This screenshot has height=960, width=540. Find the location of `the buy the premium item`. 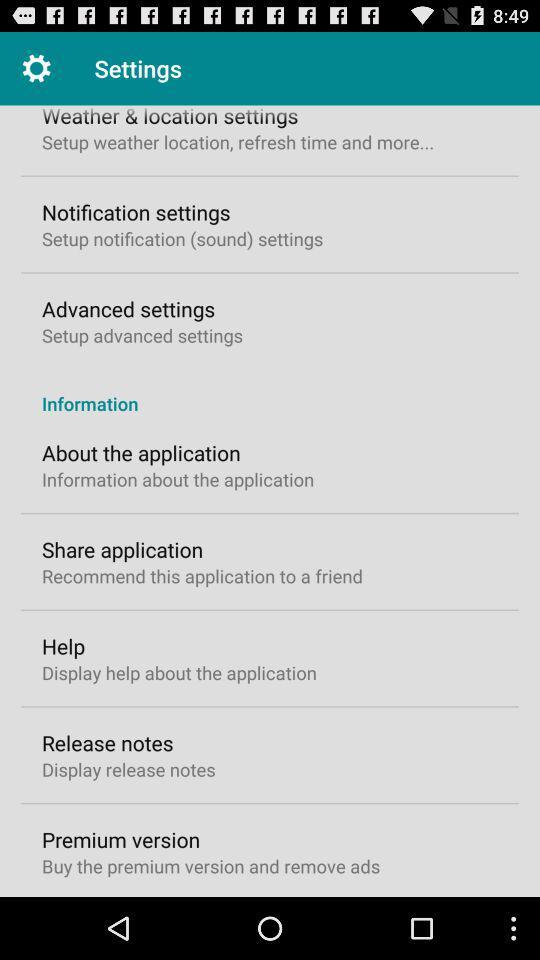

the buy the premium item is located at coordinates (210, 865).